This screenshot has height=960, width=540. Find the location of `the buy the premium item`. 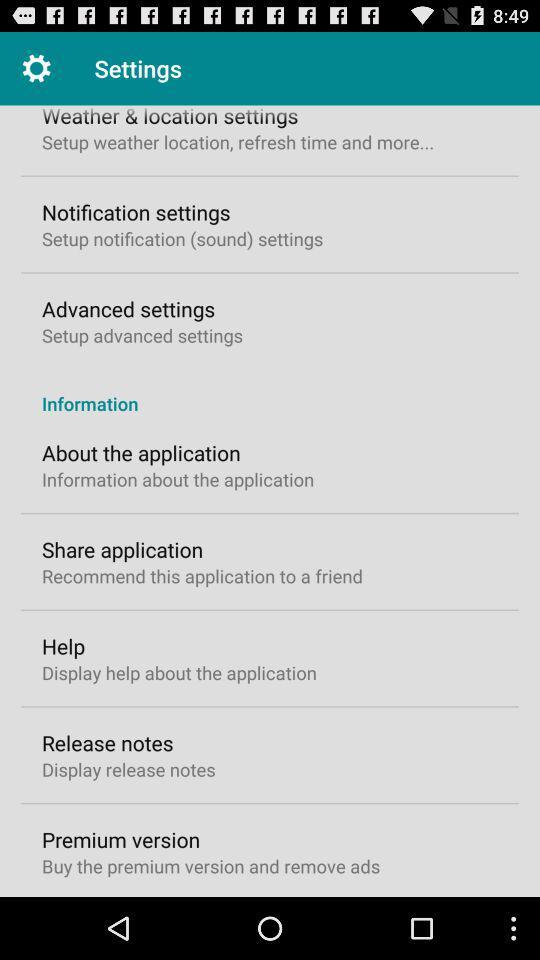

the buy the premium item is located at coordinates (210, 865).